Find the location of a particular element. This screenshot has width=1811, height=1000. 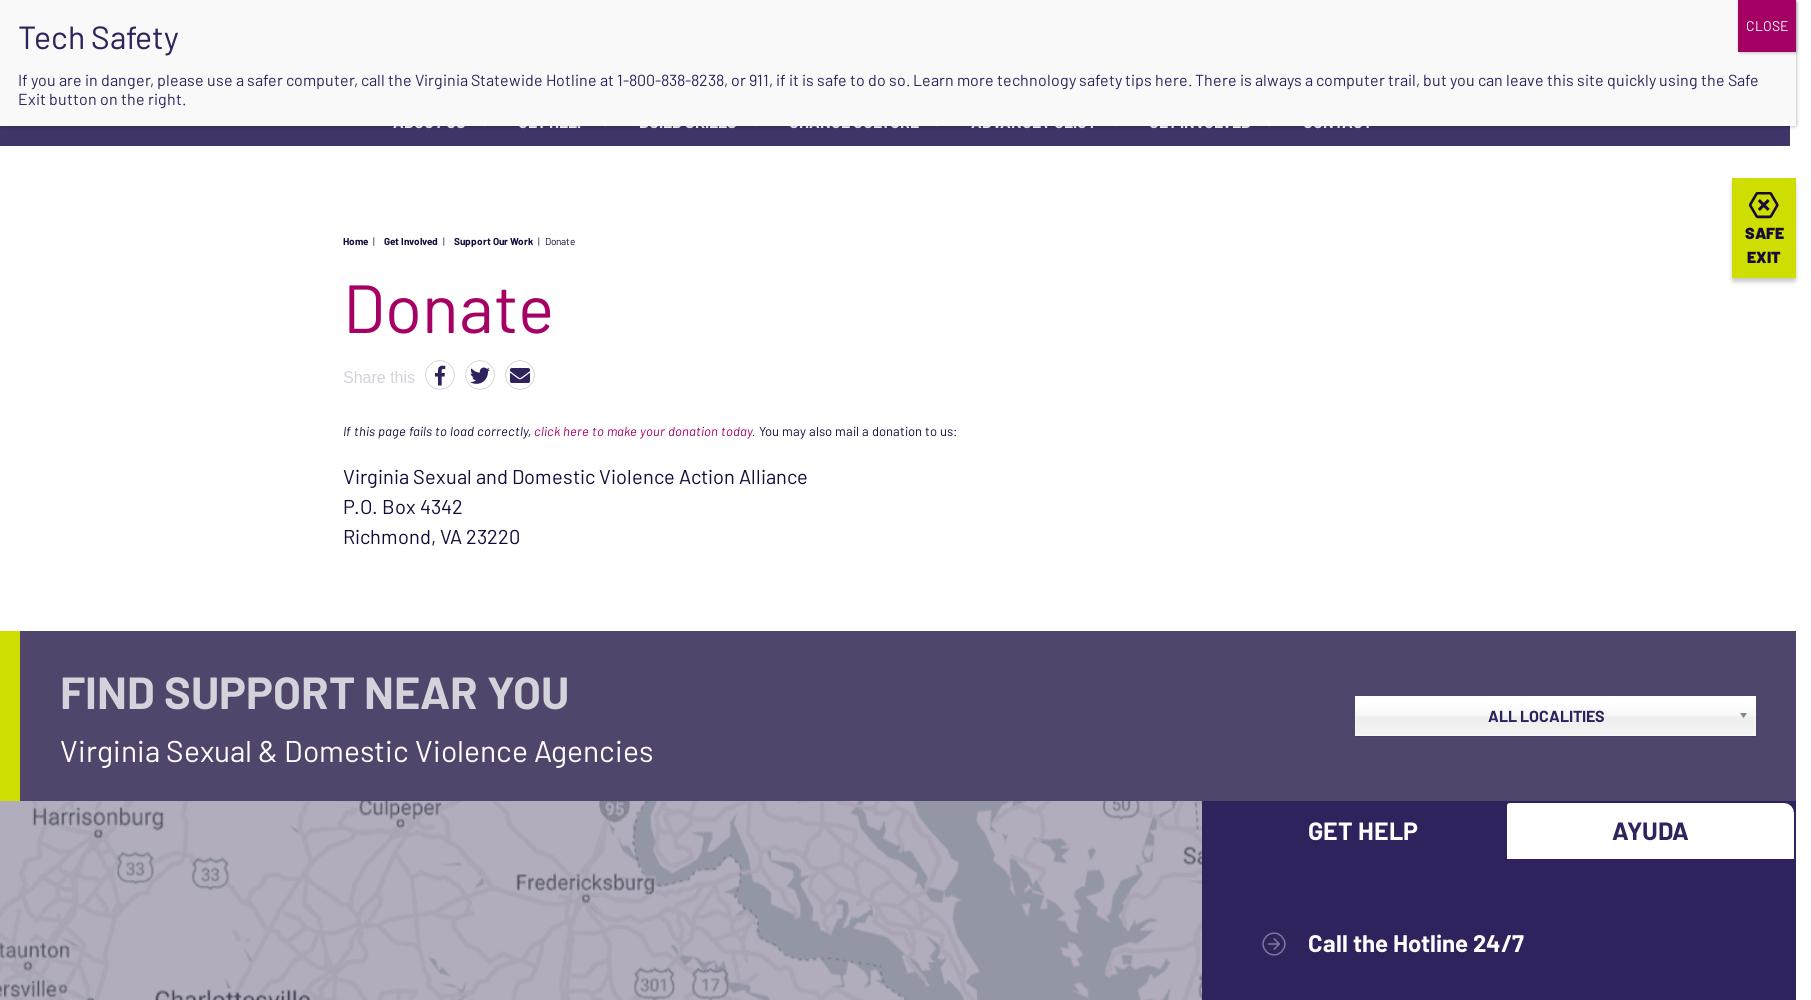

', or 911, if it is safe to do so. Learn more' is located at coordinates (860, 78).